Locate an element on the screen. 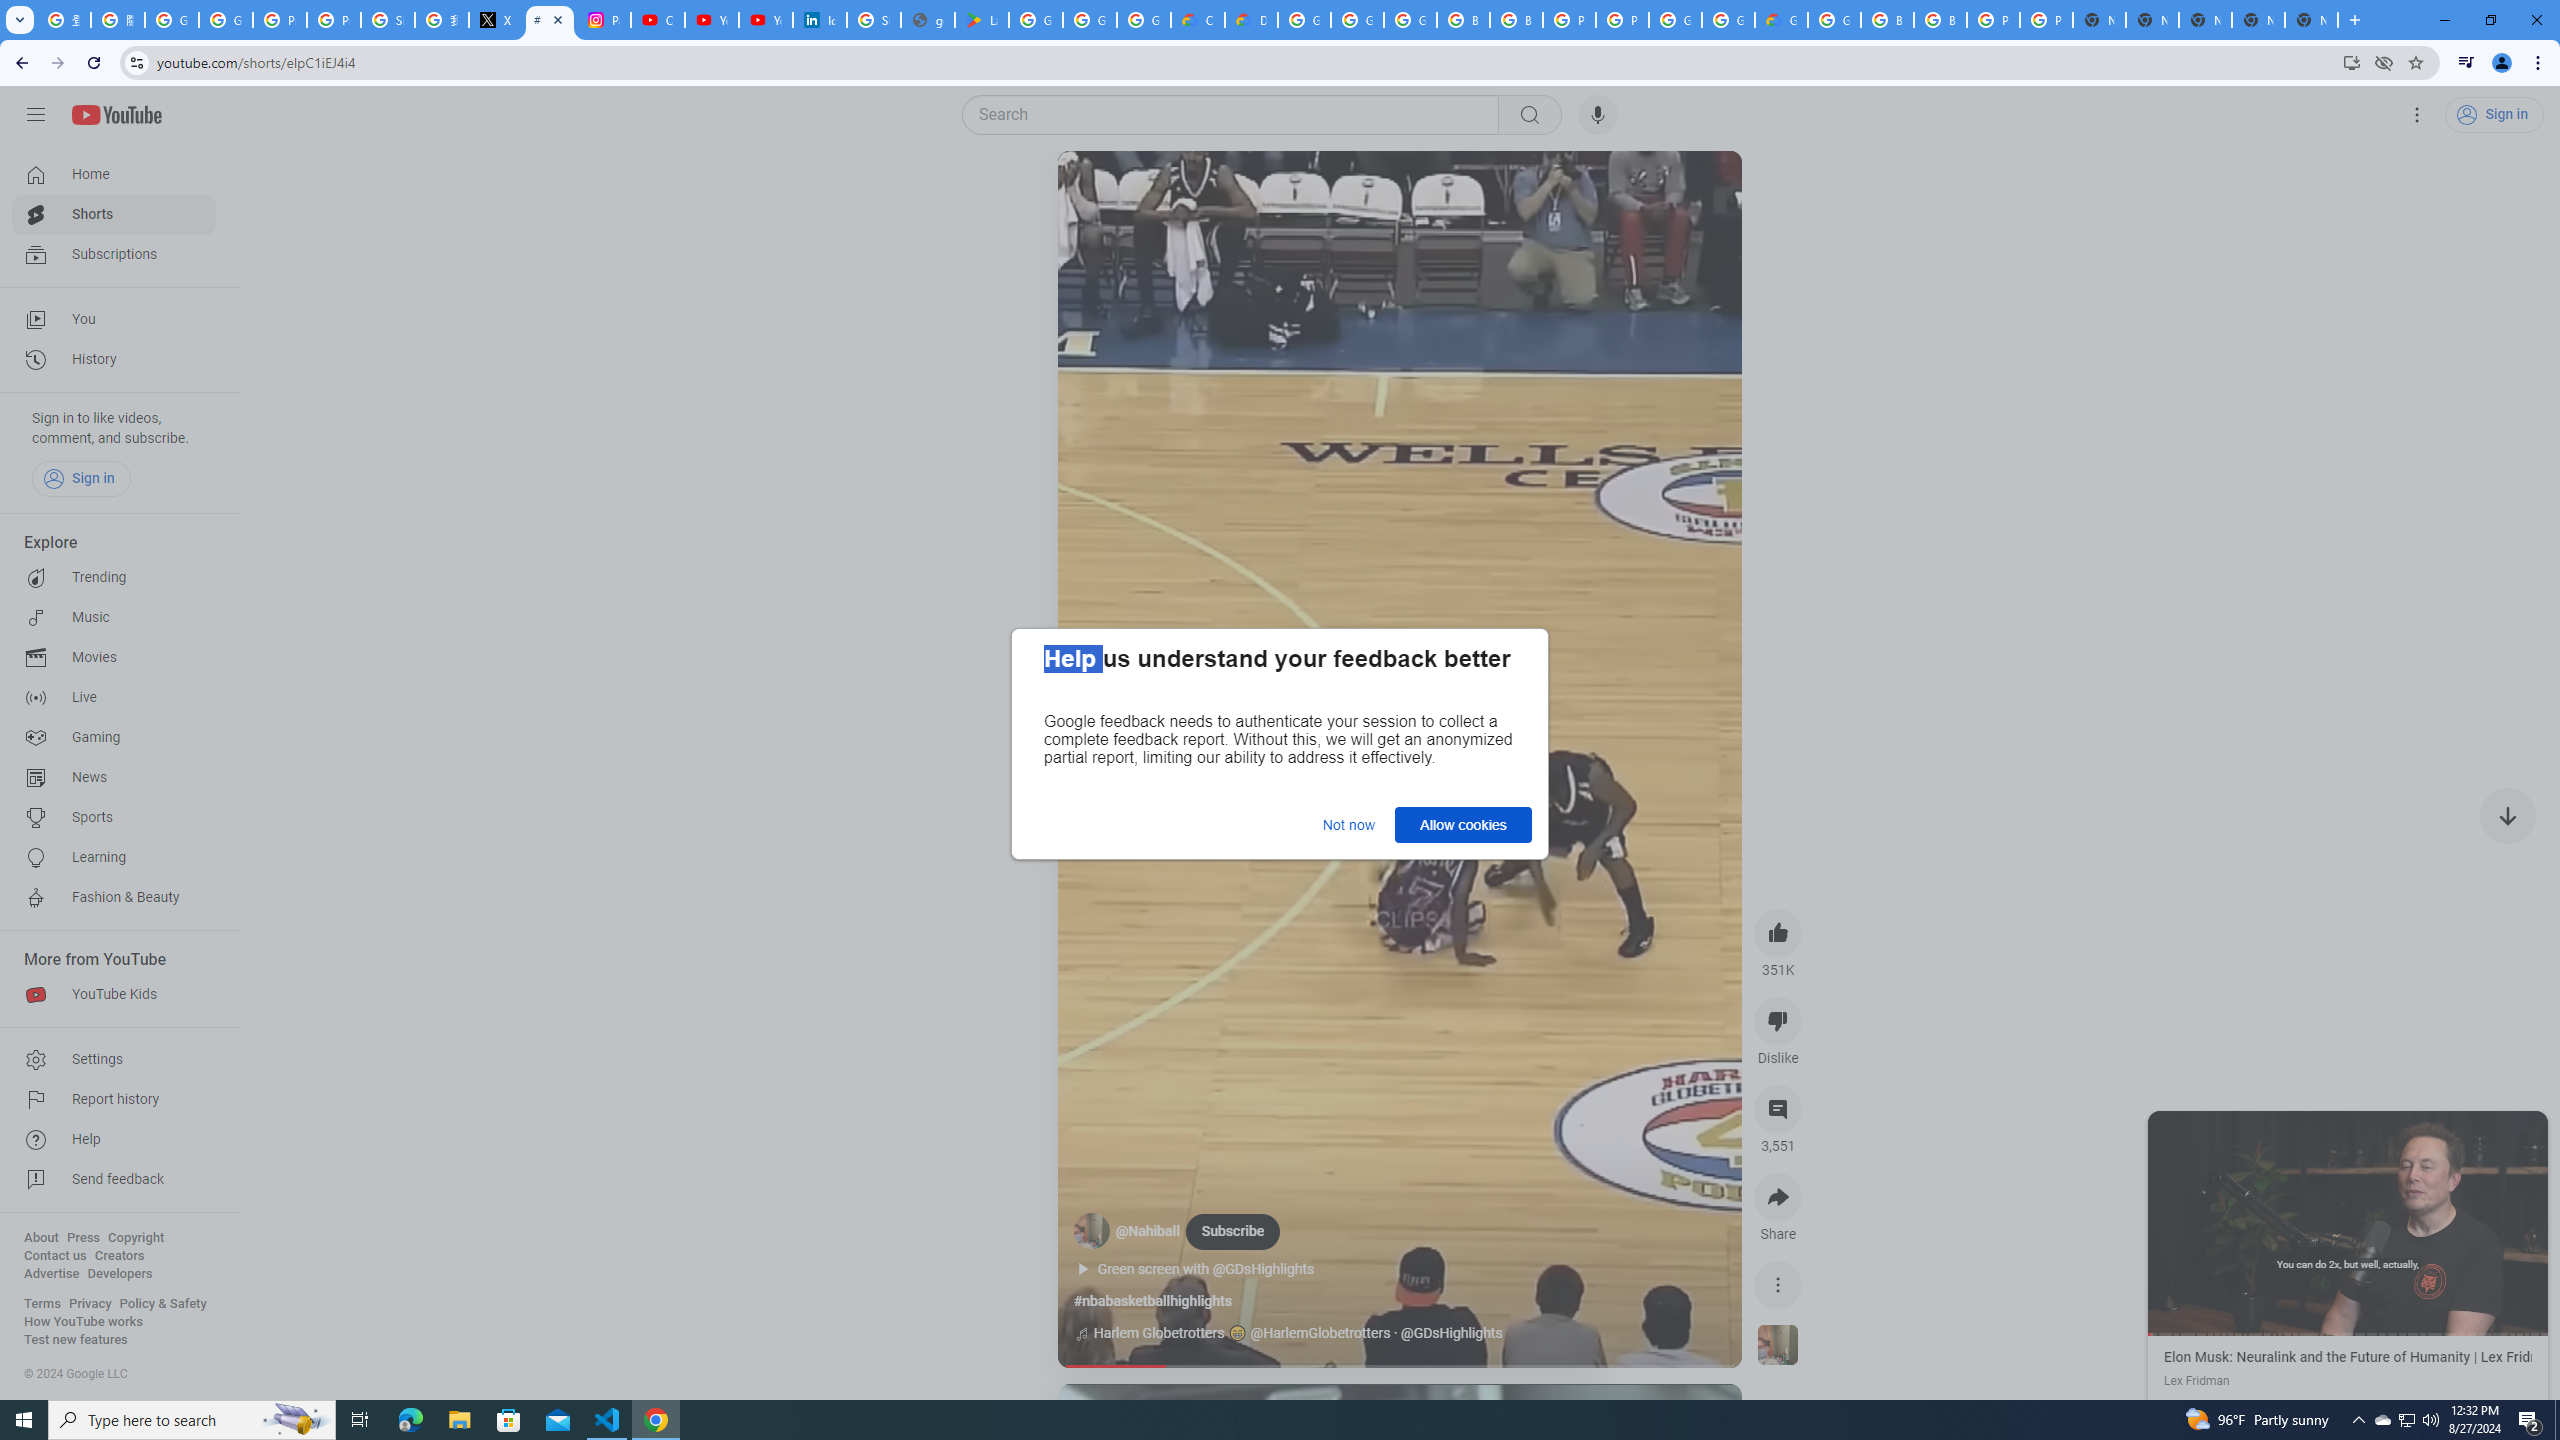 This screenshot has width=2560, height=1440. 'X' is located at coordinates (496, 19).